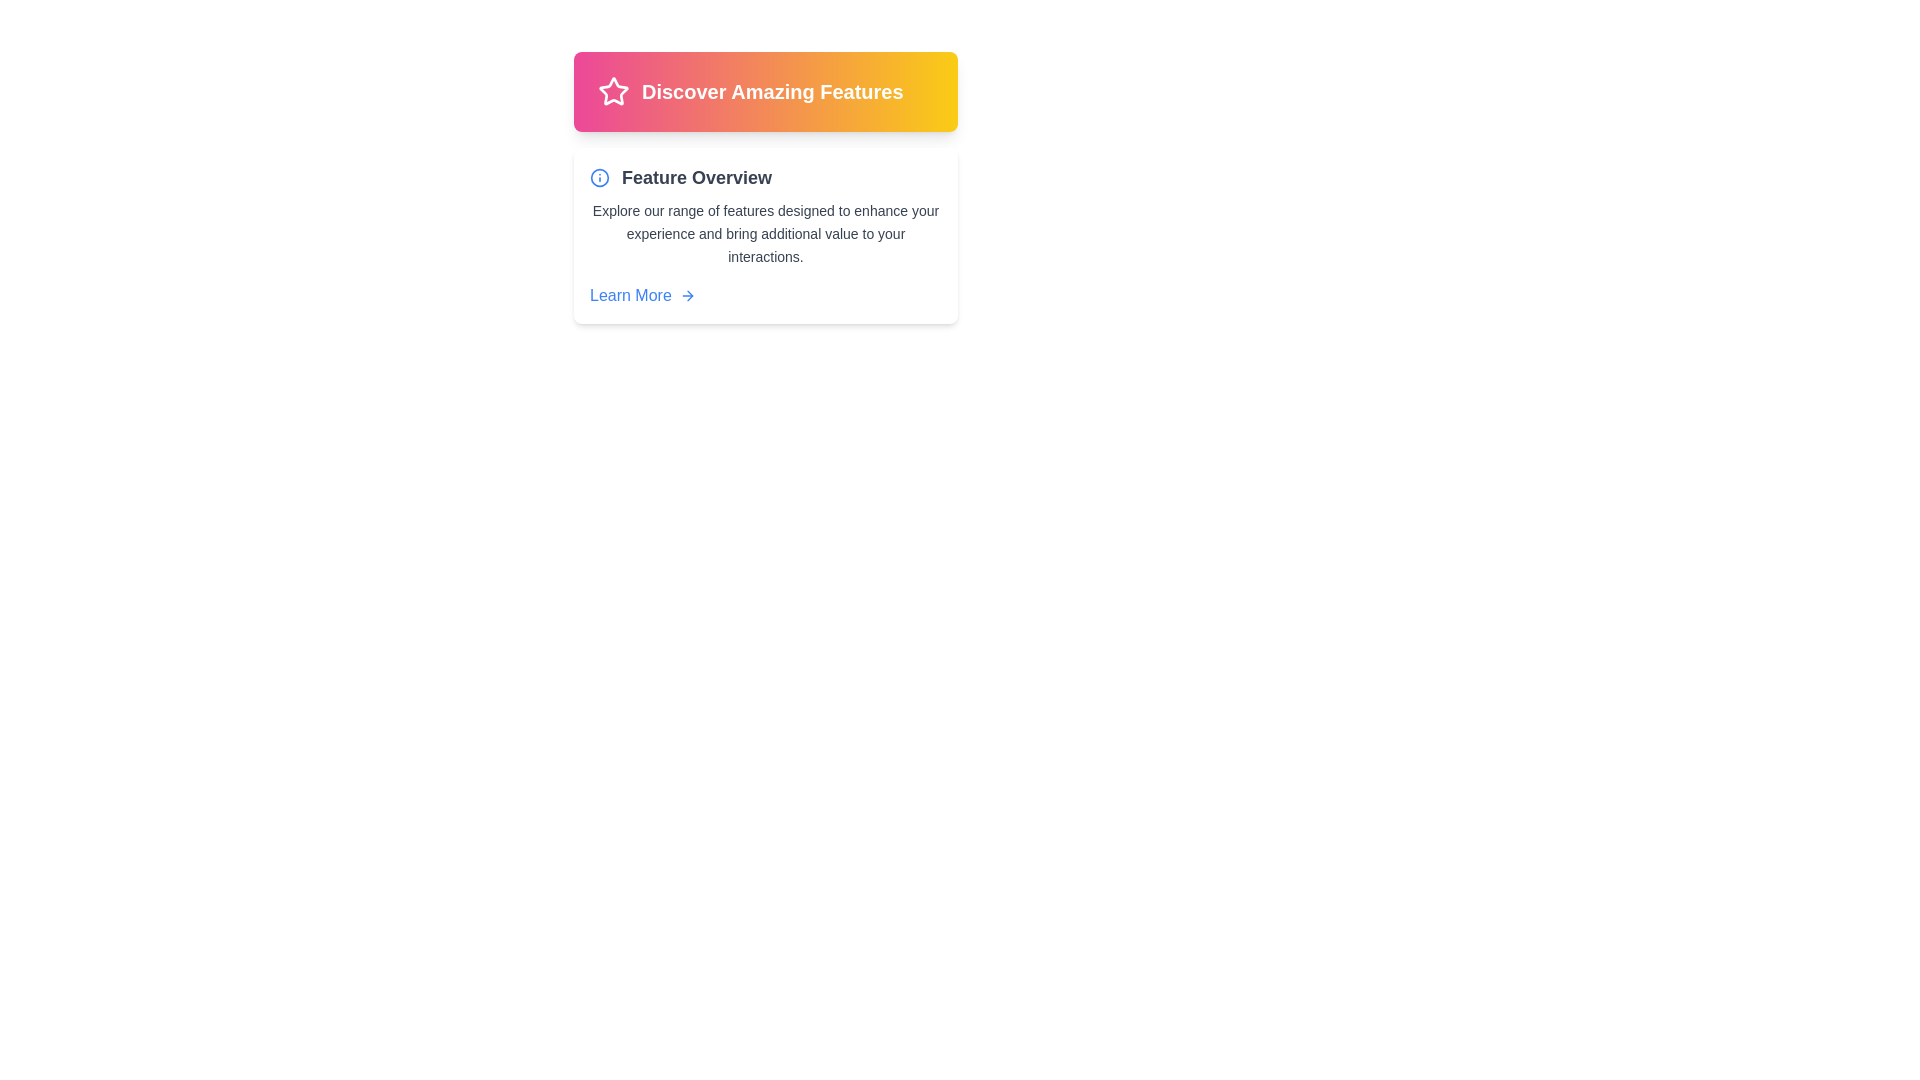  What do you see at coordinates (599, 176) in the screenshot?
I see `the decorative or informational icon located at the leftmost position of a horizontal layout, preceding the text 'Feature Overview'` at bounding box center [599, 176].